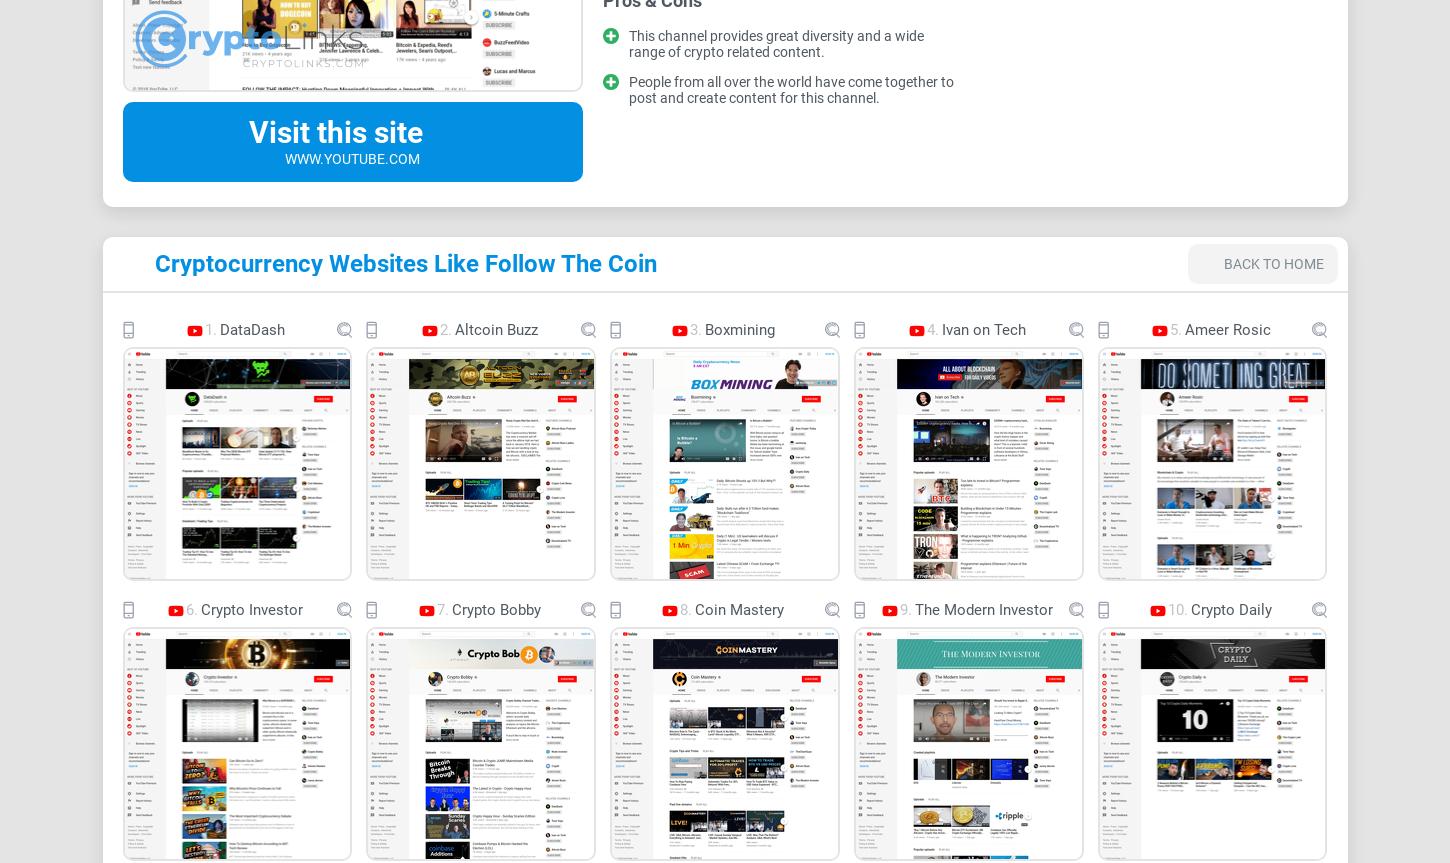 Image resolution: width=1450 pixels, height=863 pixels. Describe the element at coordinates (252, 608) in the screenshot. I see `'Crypto Investor'` at that location.